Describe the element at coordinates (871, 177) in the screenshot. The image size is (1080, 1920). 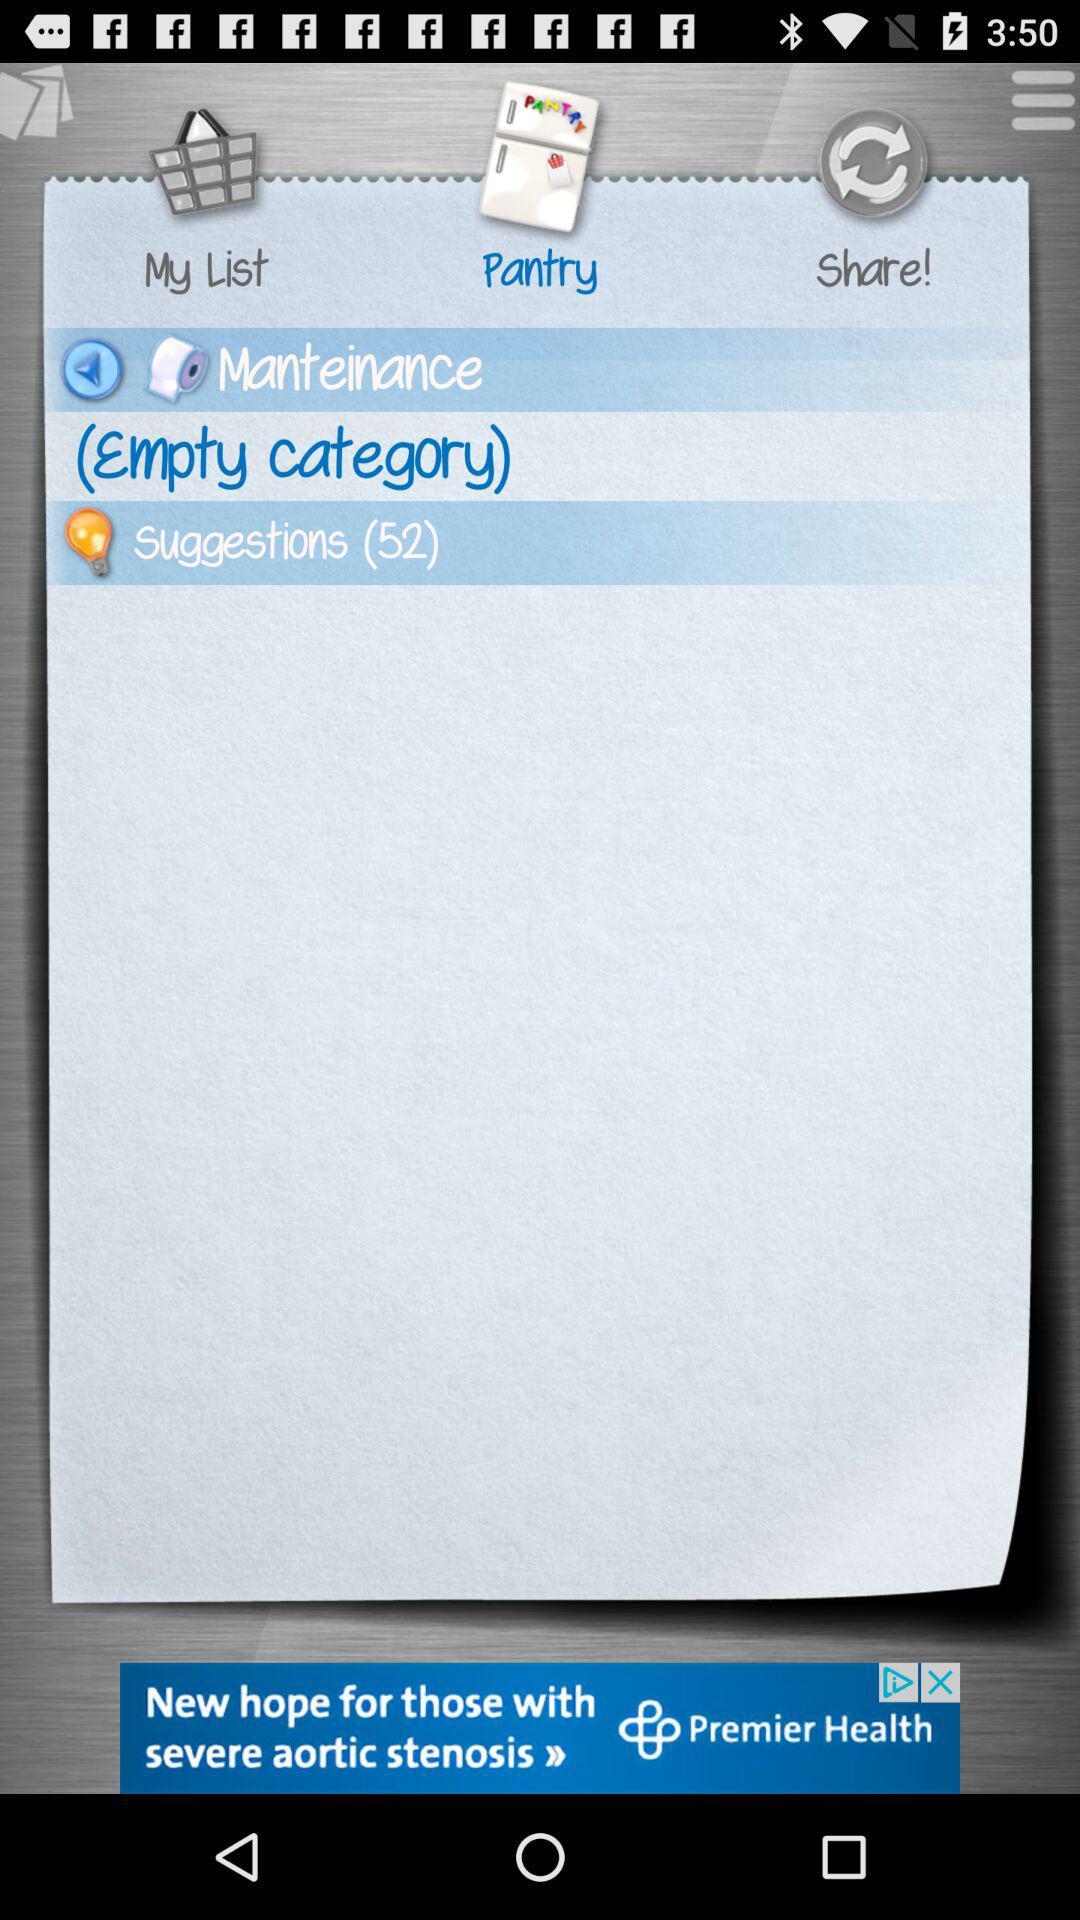
I see `the refresh icon` at that location.